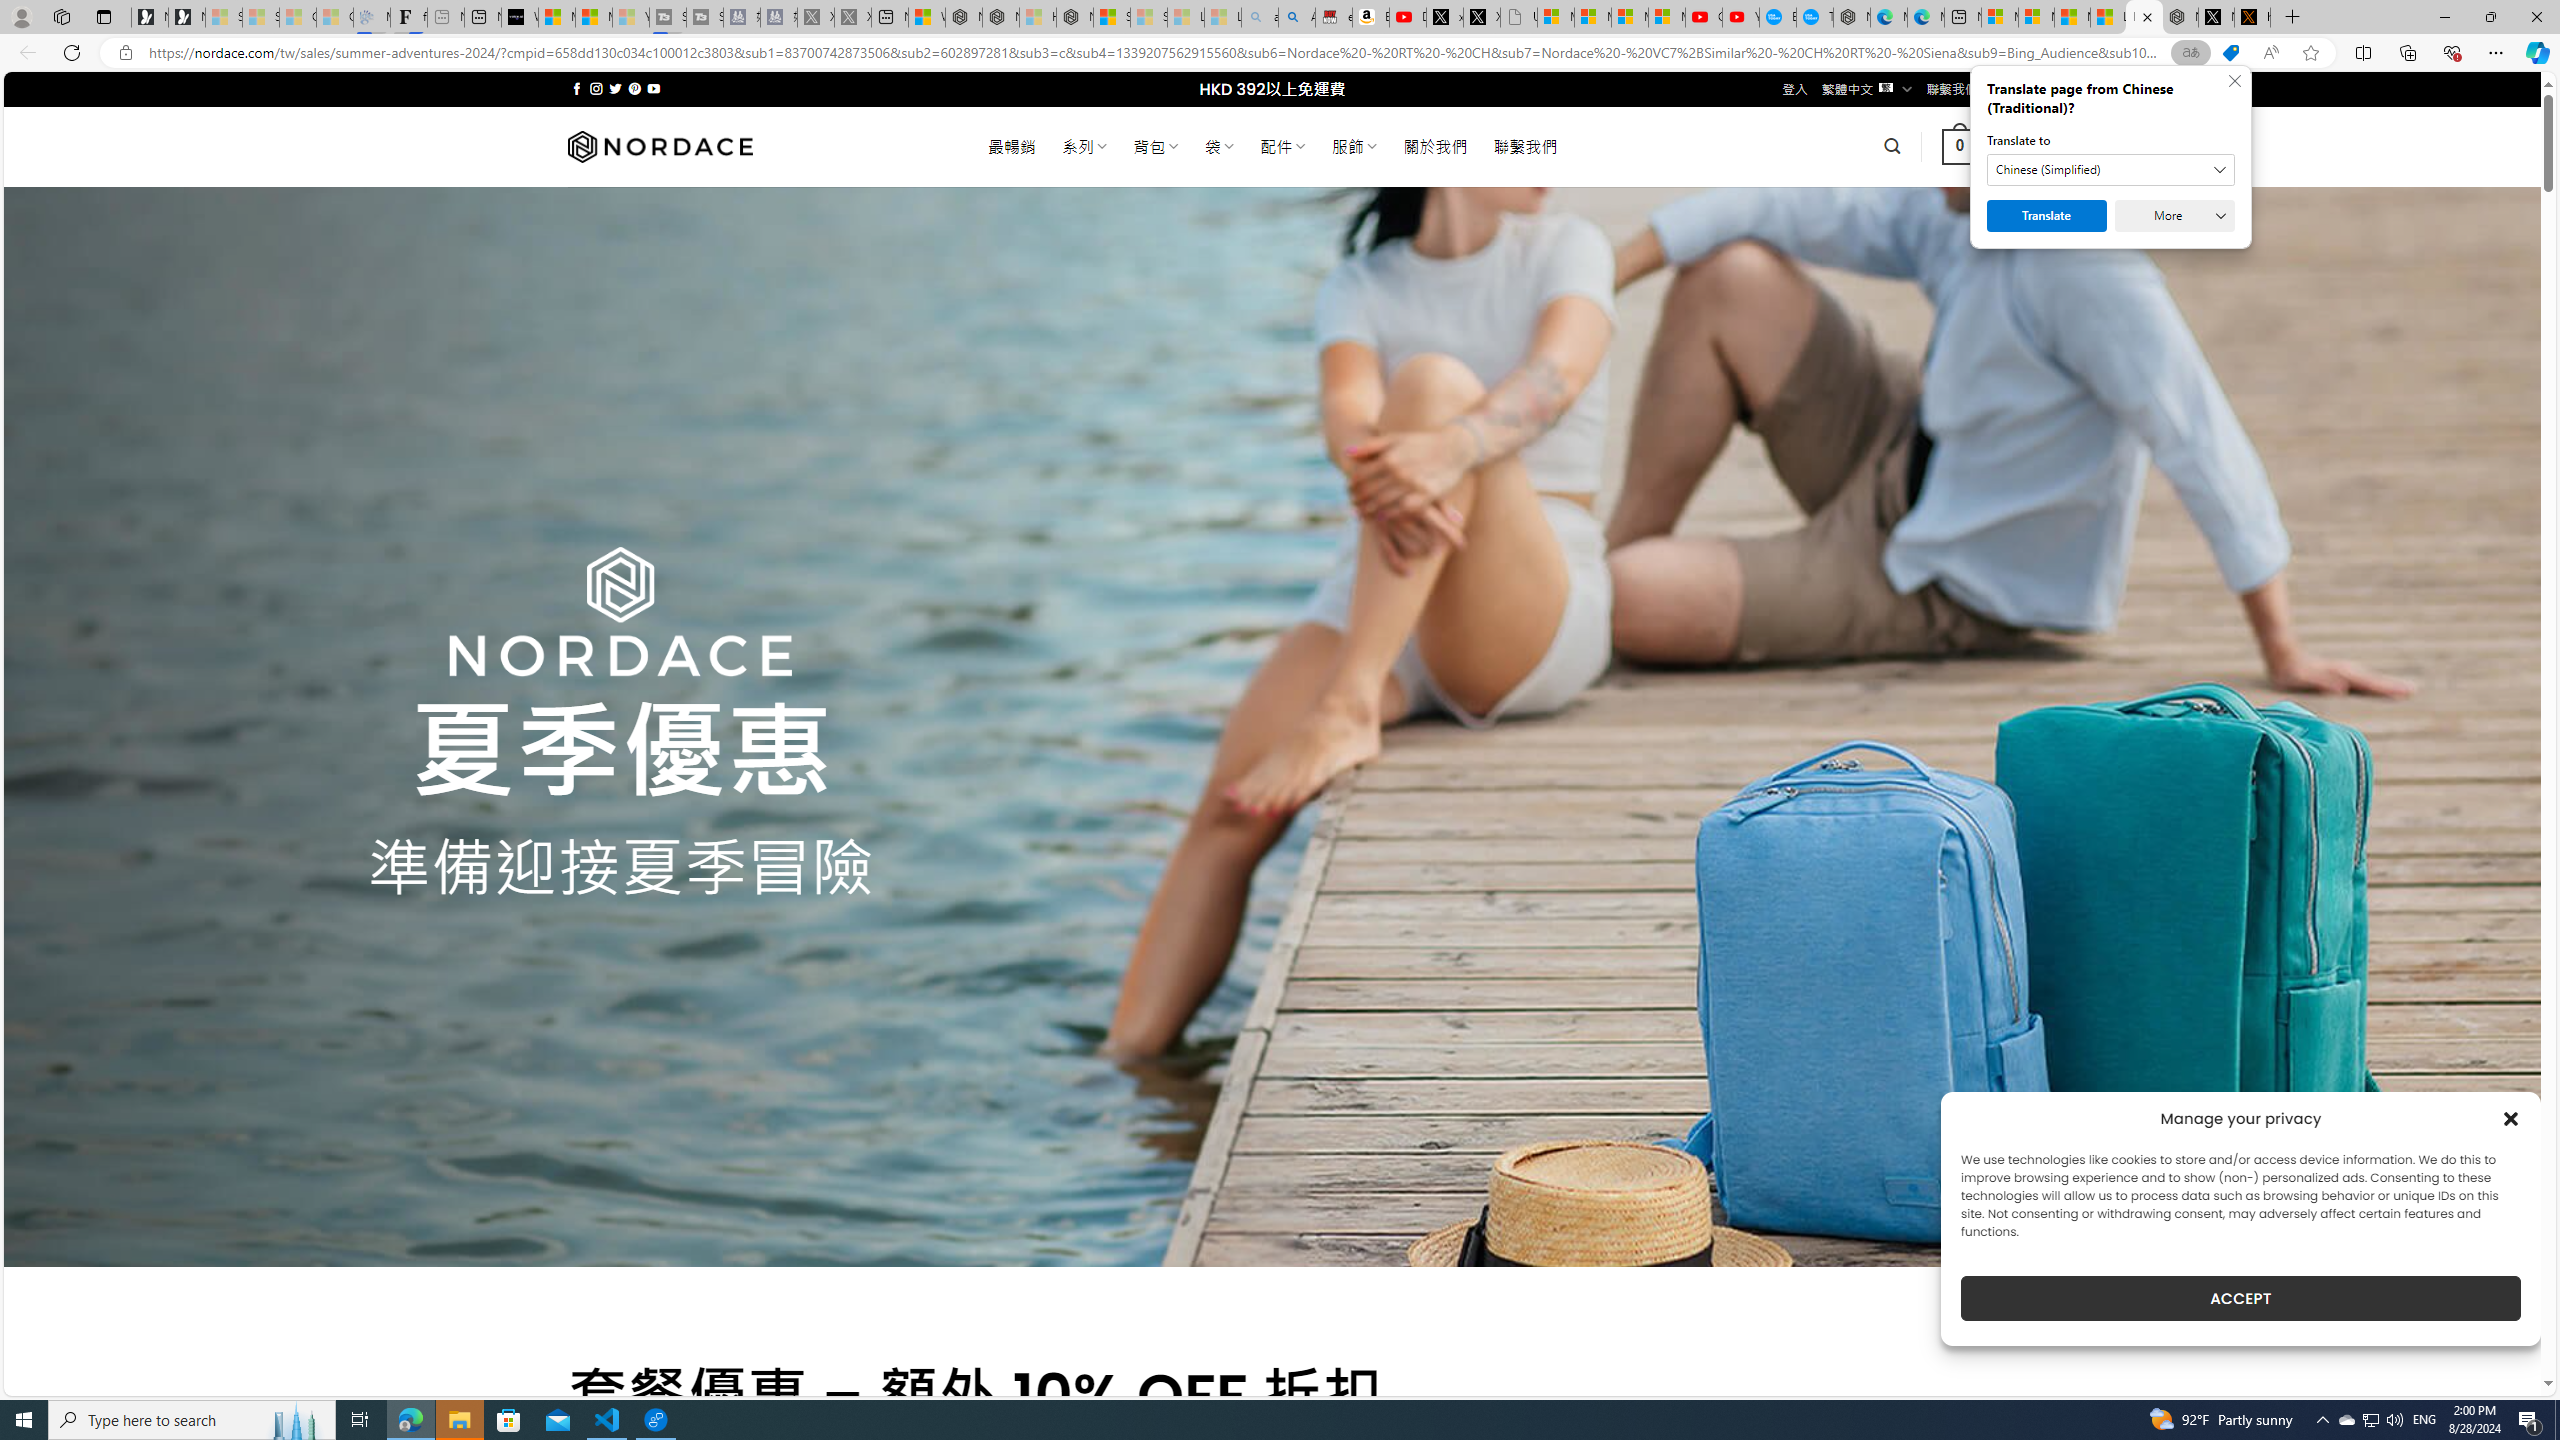 The image size is (2560, 1440). I want to click on 'Nordace - Nordace Siena Is Not An Ordinary Backpack', so click(1072, 16).